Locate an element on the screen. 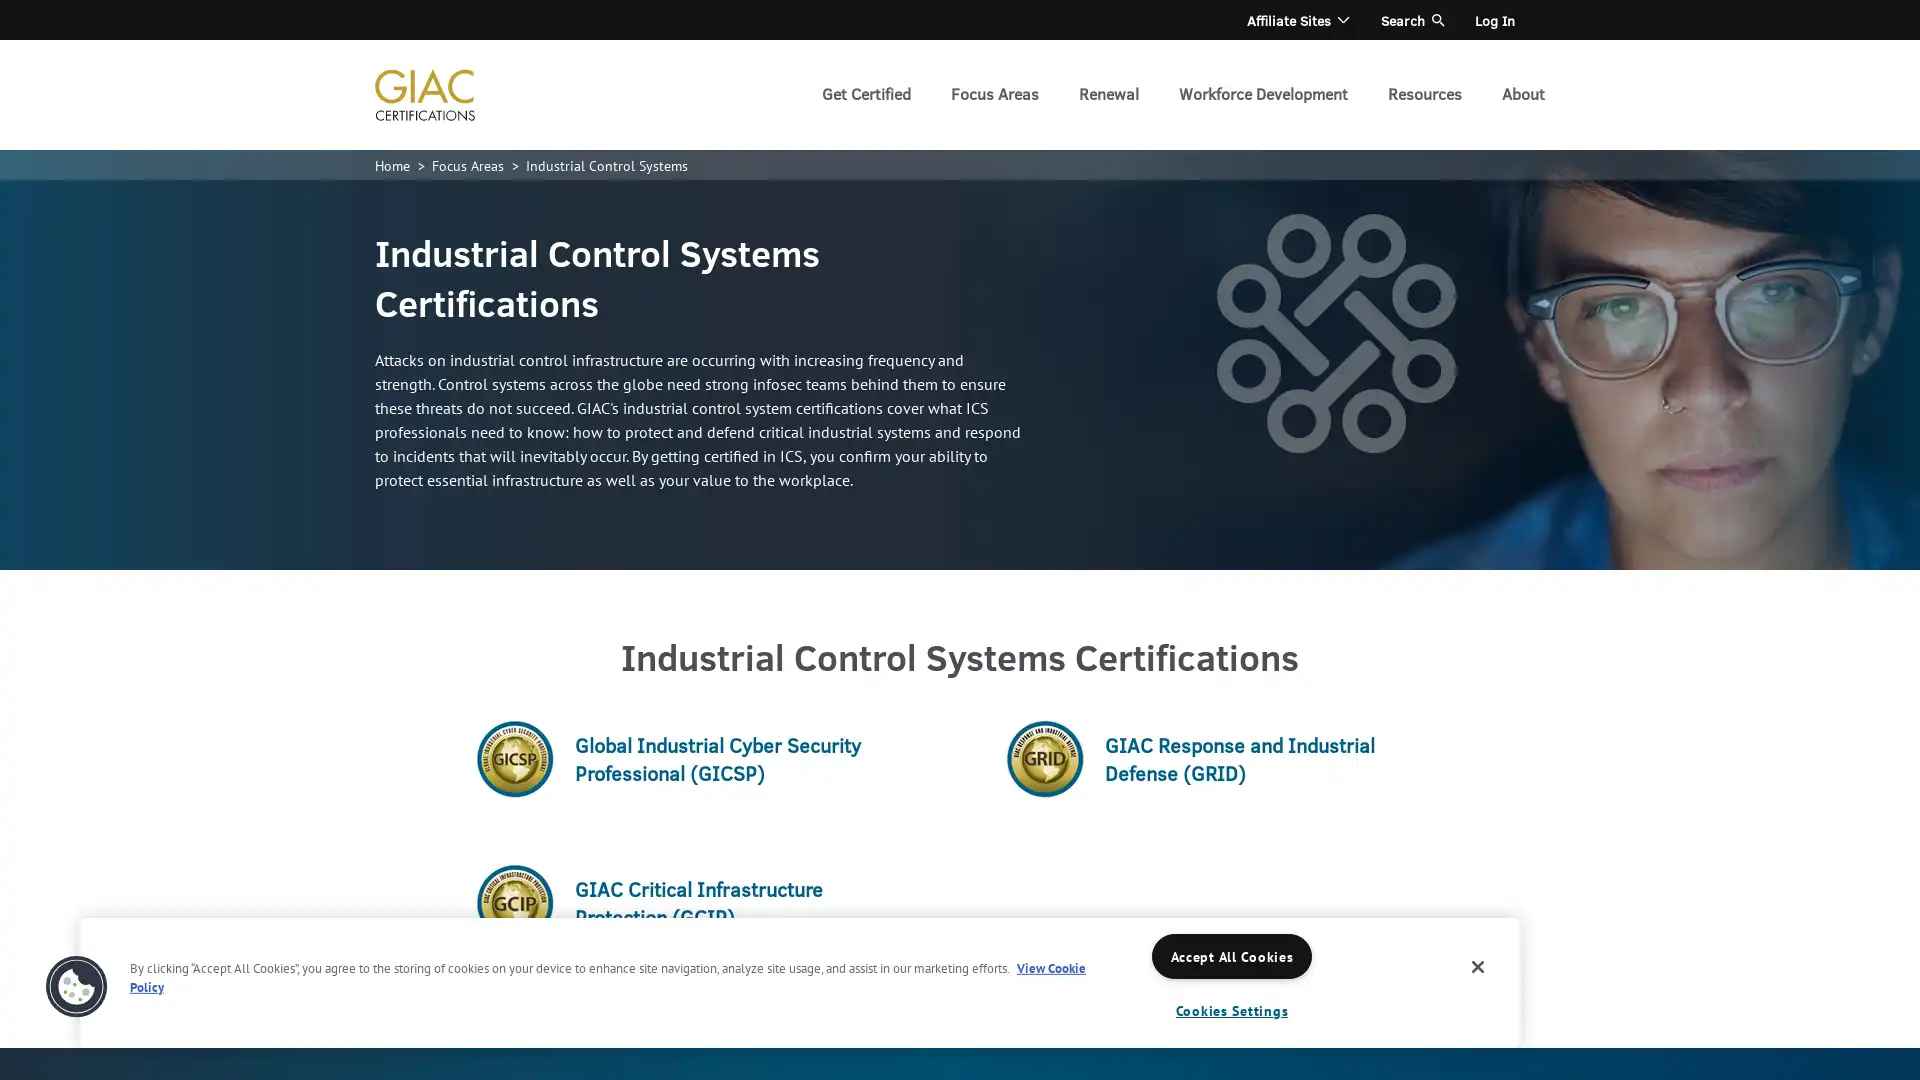  Cookies is located at coordinates (76, 986).